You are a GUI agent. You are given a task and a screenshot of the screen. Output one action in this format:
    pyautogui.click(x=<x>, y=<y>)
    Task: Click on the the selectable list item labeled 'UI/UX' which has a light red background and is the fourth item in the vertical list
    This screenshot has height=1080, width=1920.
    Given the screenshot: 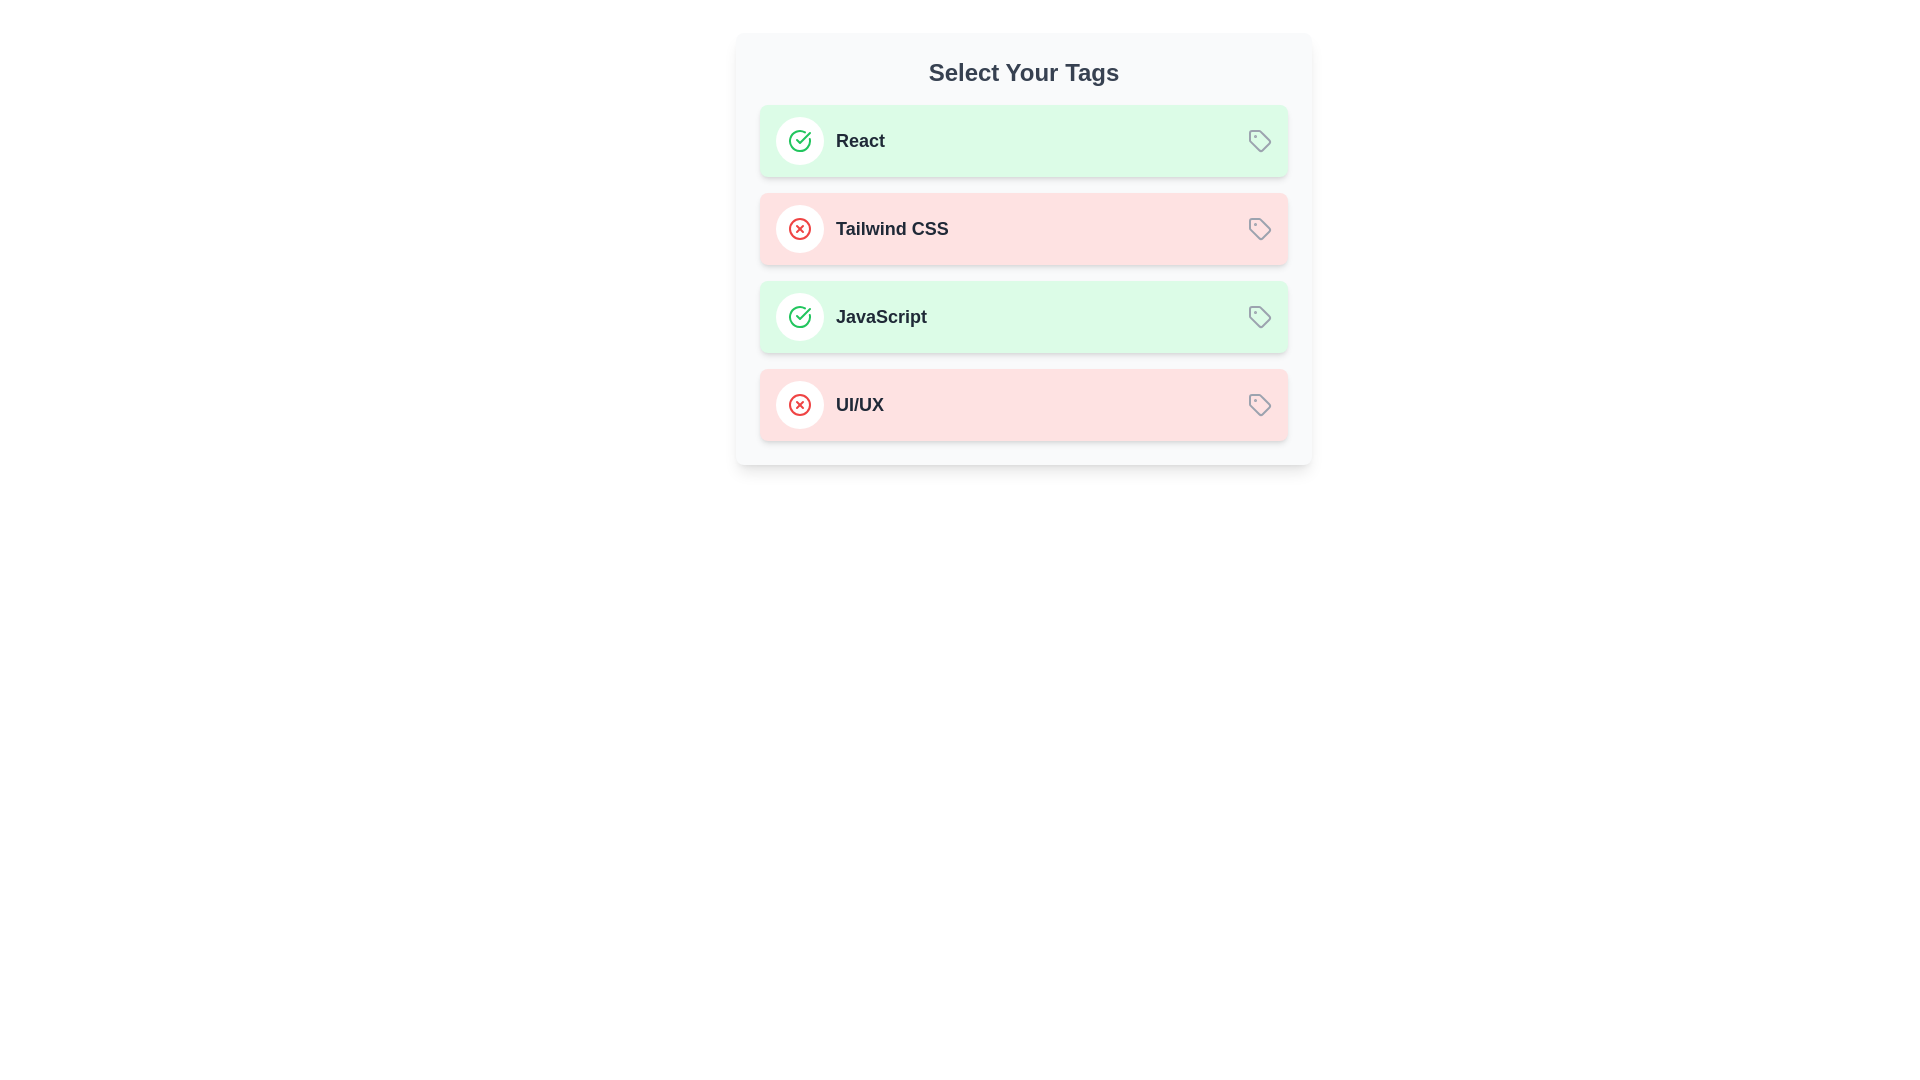 What is the action you would take?
    pyautogui.click(x=1023, y=405)
    